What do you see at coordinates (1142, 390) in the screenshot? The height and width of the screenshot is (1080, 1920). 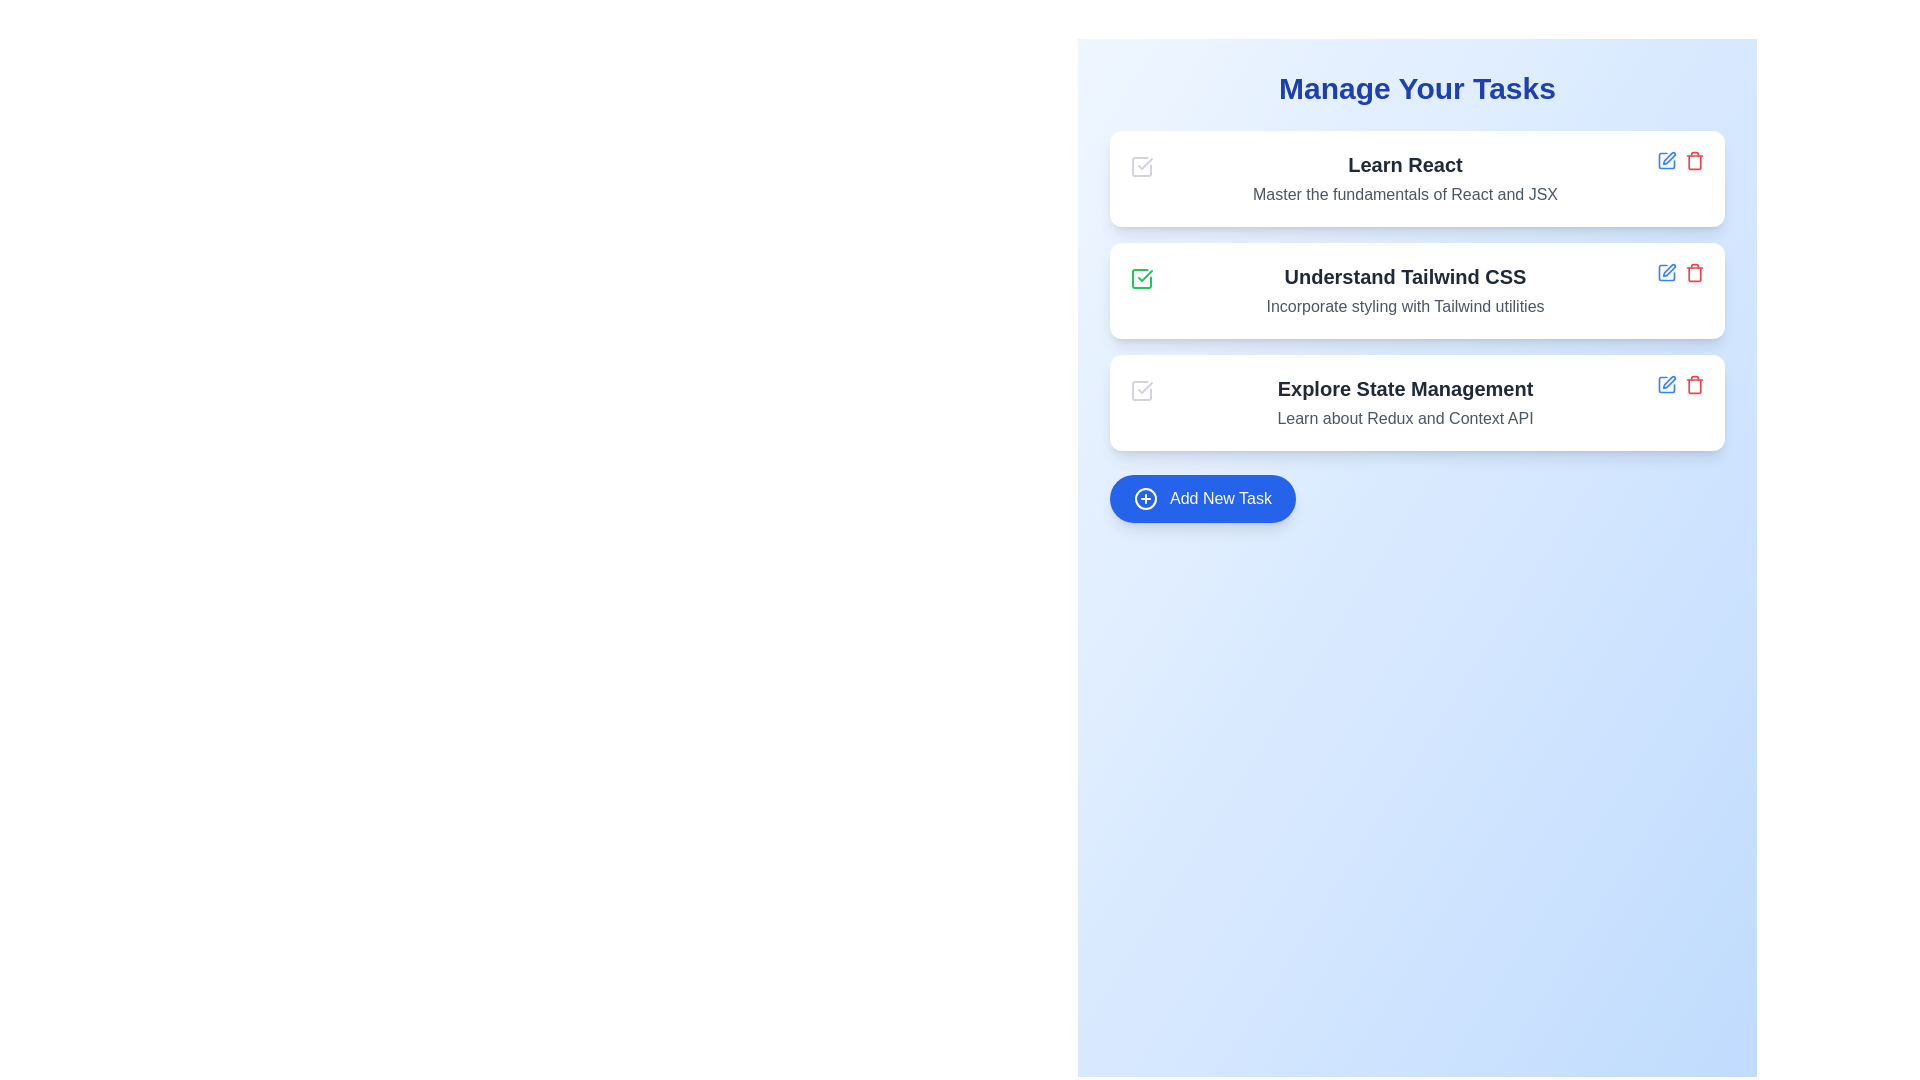 I see `the square-shaped icon with rounded edges, styled with a light gray border and transparent background, located to the left of the task's title in the third task entry under 'Manage Your Tasks'` at bounding box center [1142, 390].